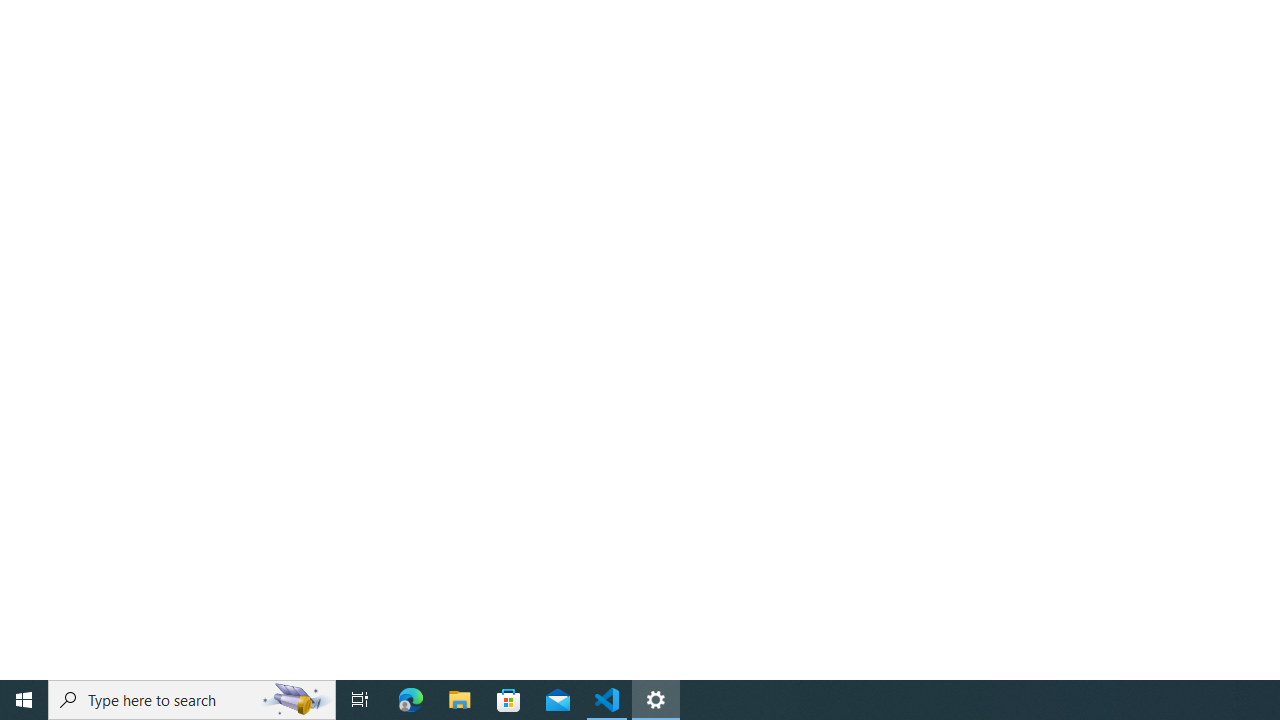 The width and height of the screenshot is (1280, 720). What do you see at coordinates (509, 698) in the screenshot?
I see `'Microsoft Store'` at bounding box center [509, 698].